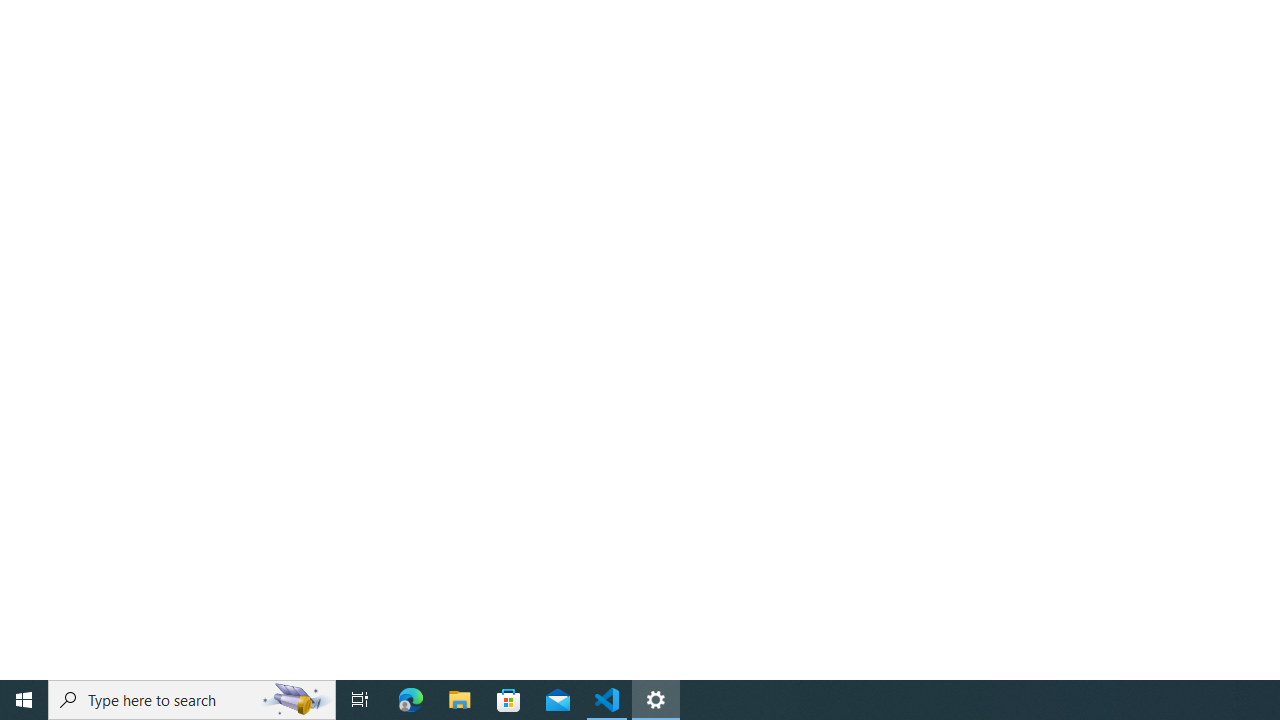 The width and height of the screenshot is (1280, 720). What do you see at coordinates (509, 698) in the screenshot?
I see `'Microsoft Store'` at bounding box center [509, 698].